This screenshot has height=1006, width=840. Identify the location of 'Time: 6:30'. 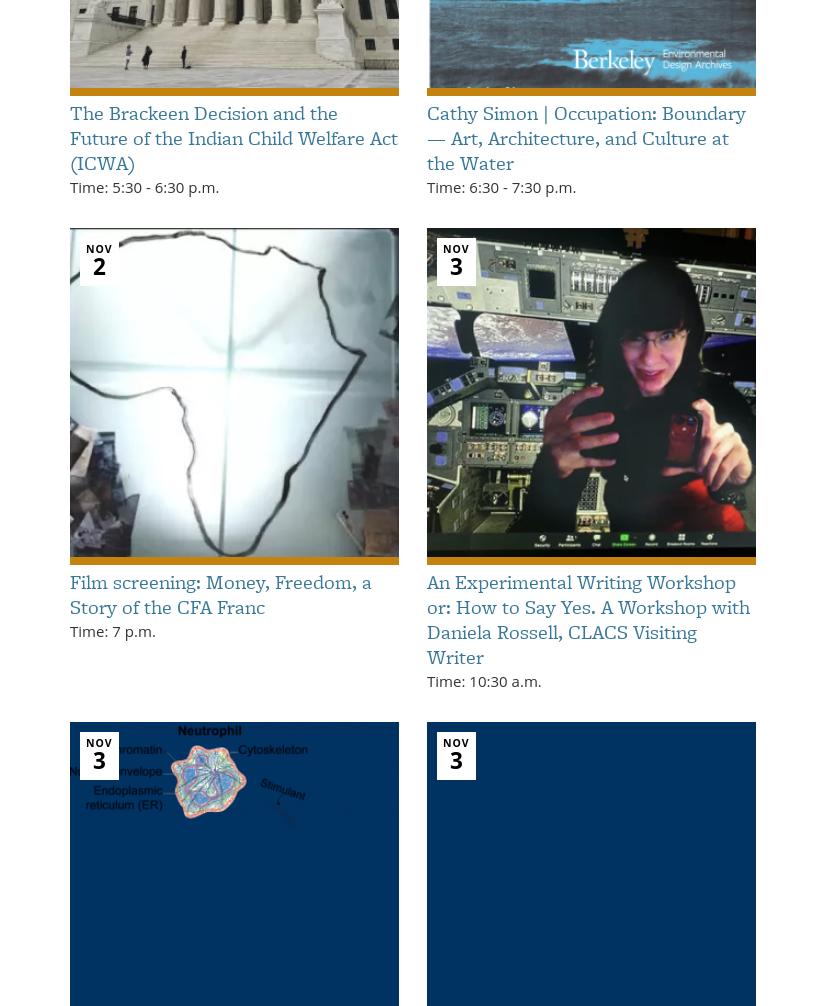
(464, 186).